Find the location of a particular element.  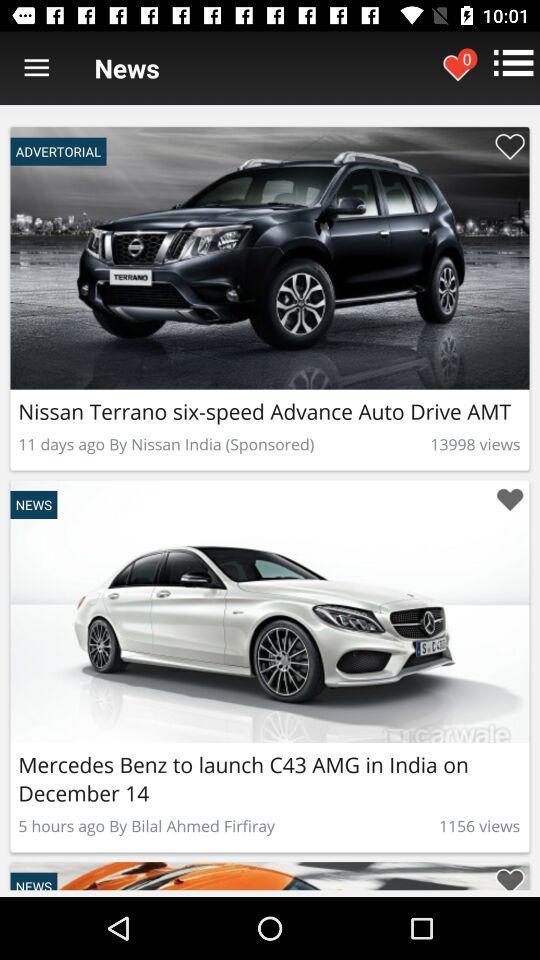

love favorite is located at coordinates (509, 499).